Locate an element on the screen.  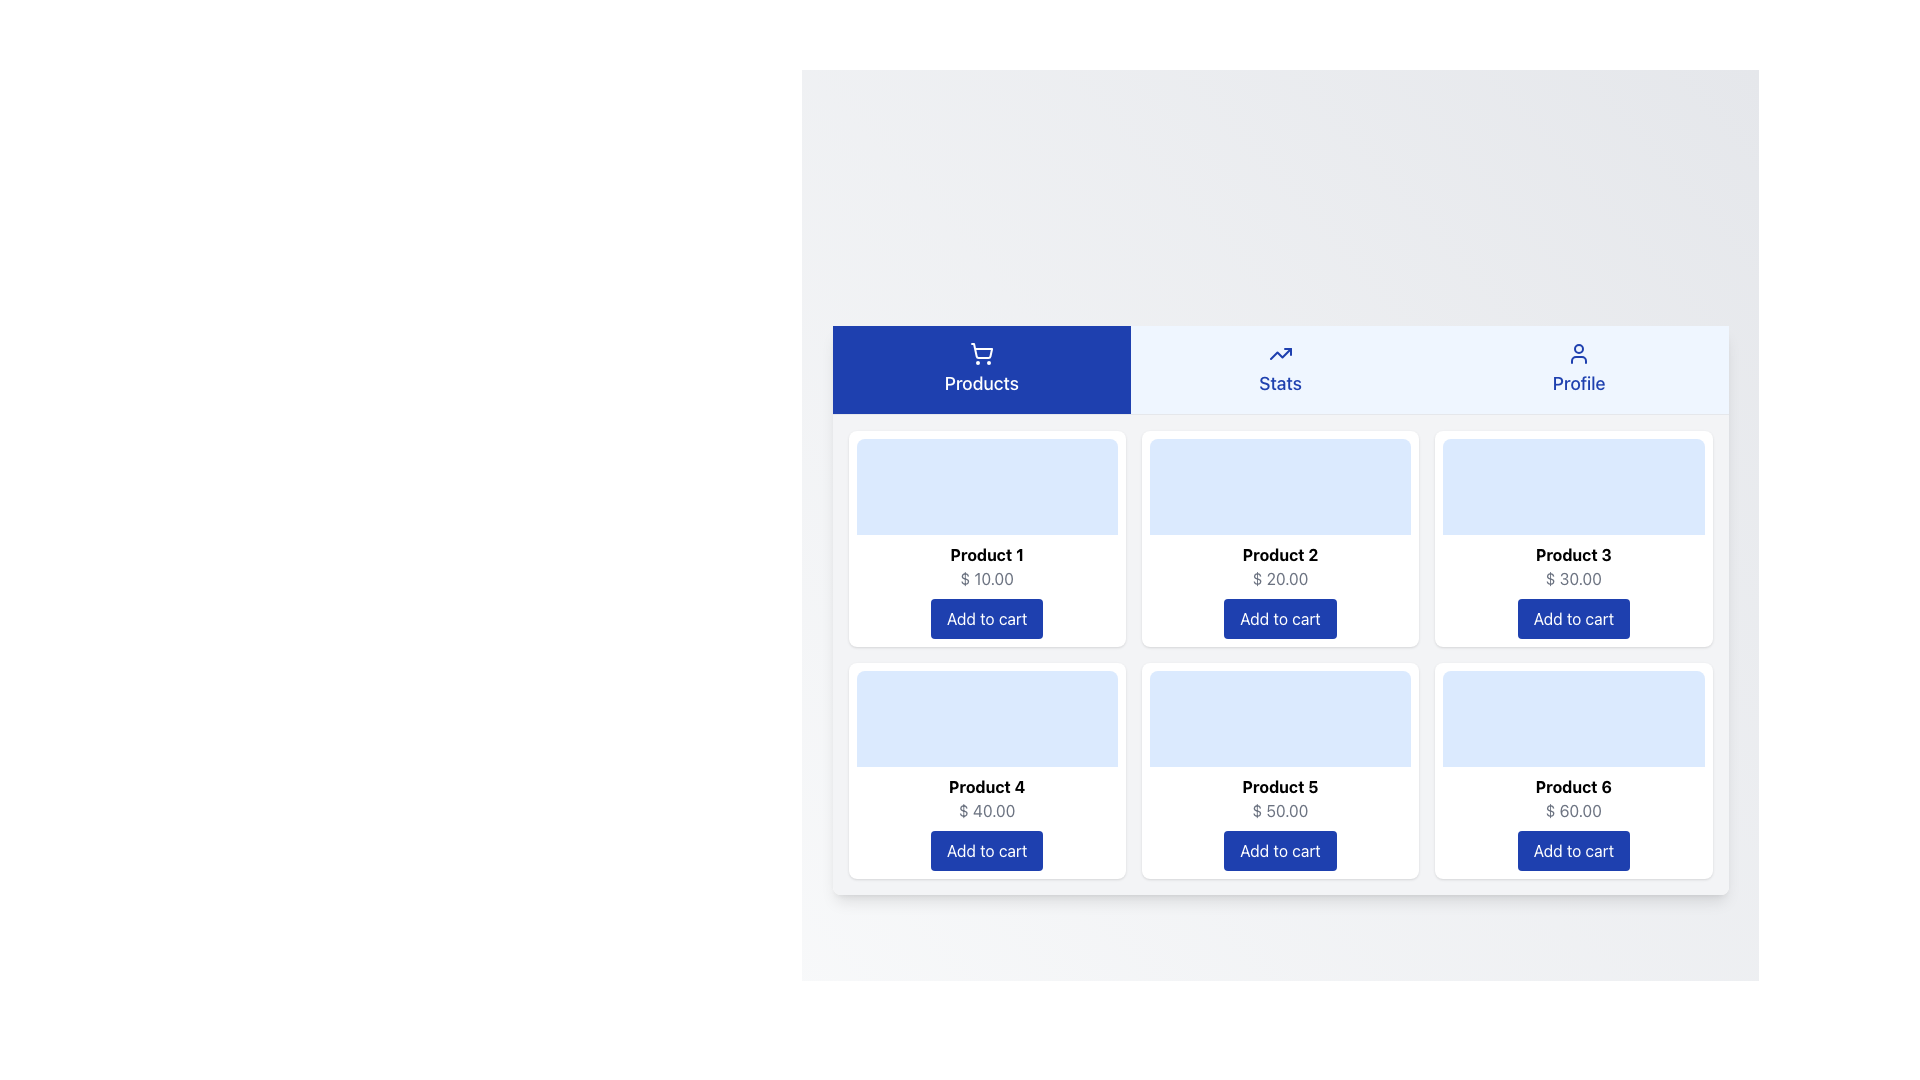
the 'Stats' text label displayed in blue text below the rising arrow icon in the top navigation section is located at coordinates (1280, 383).